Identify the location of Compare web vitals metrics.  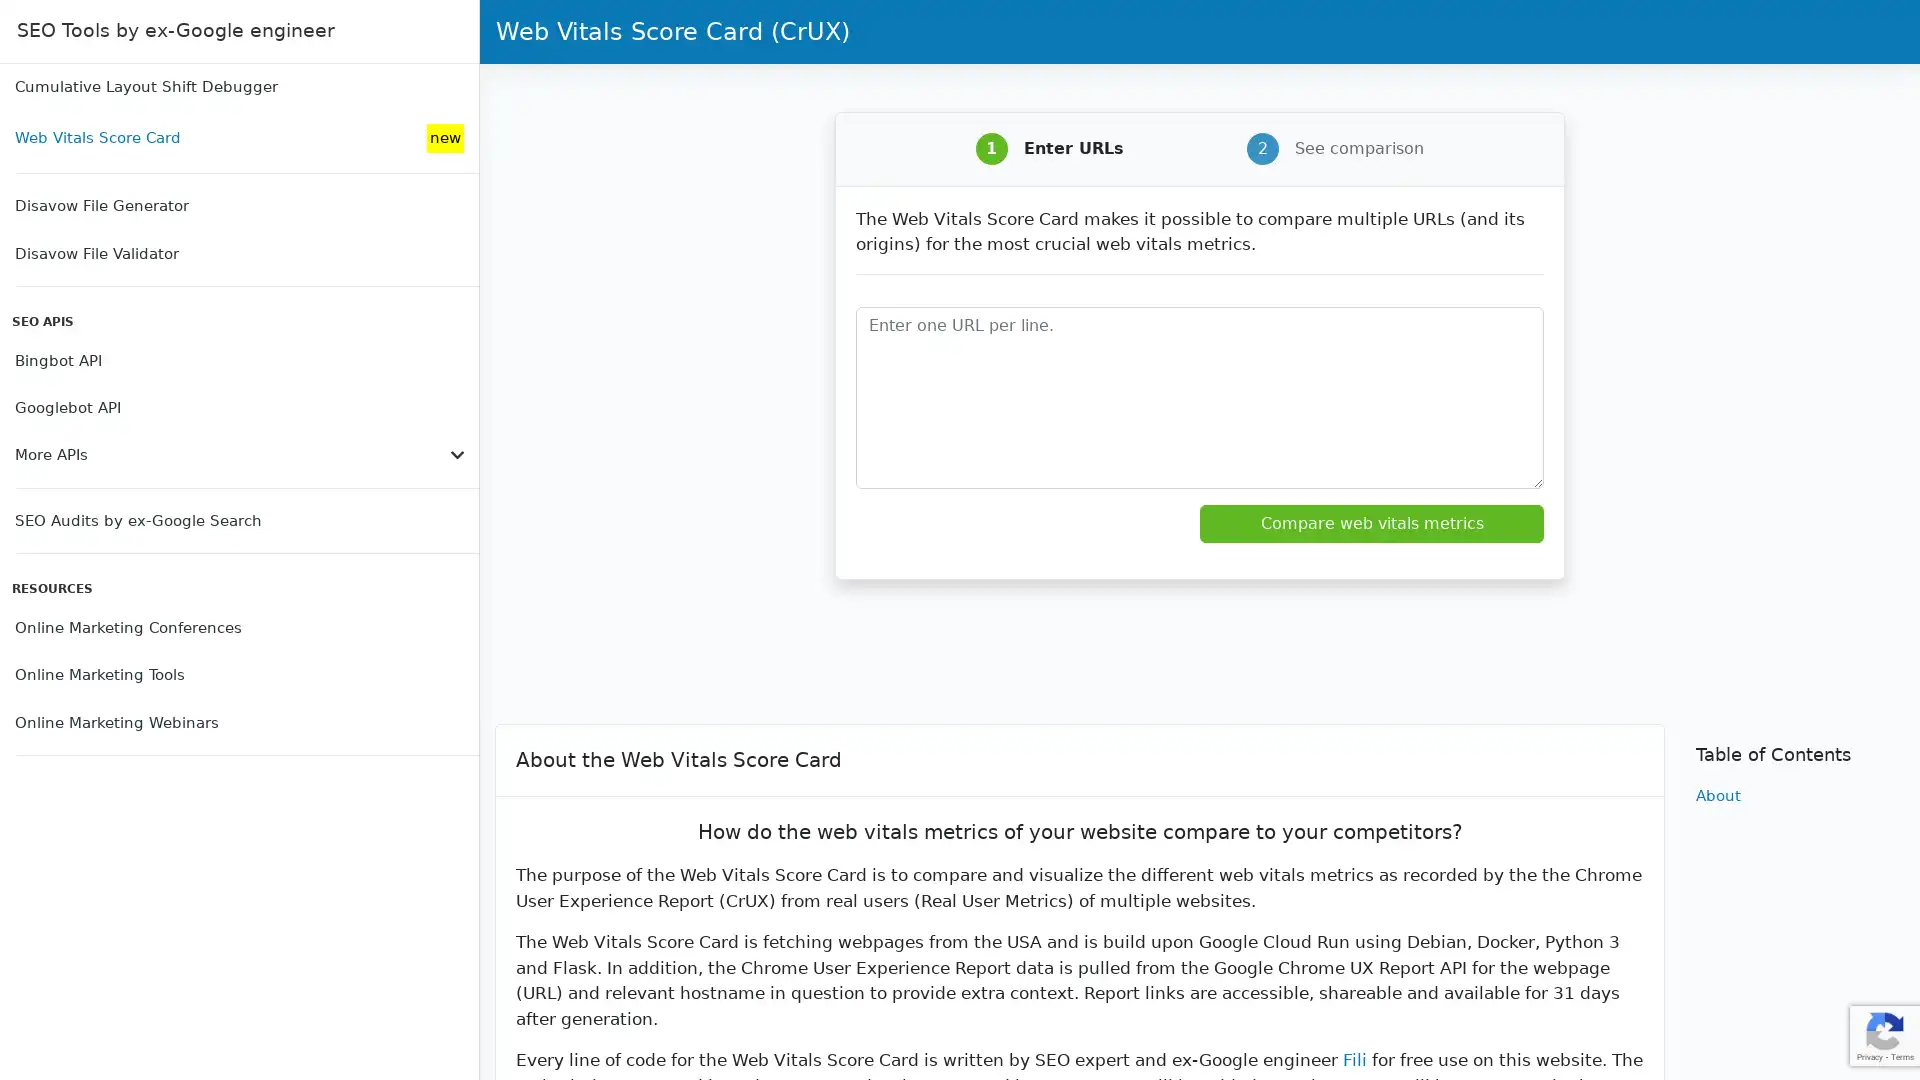
(1371, 522).